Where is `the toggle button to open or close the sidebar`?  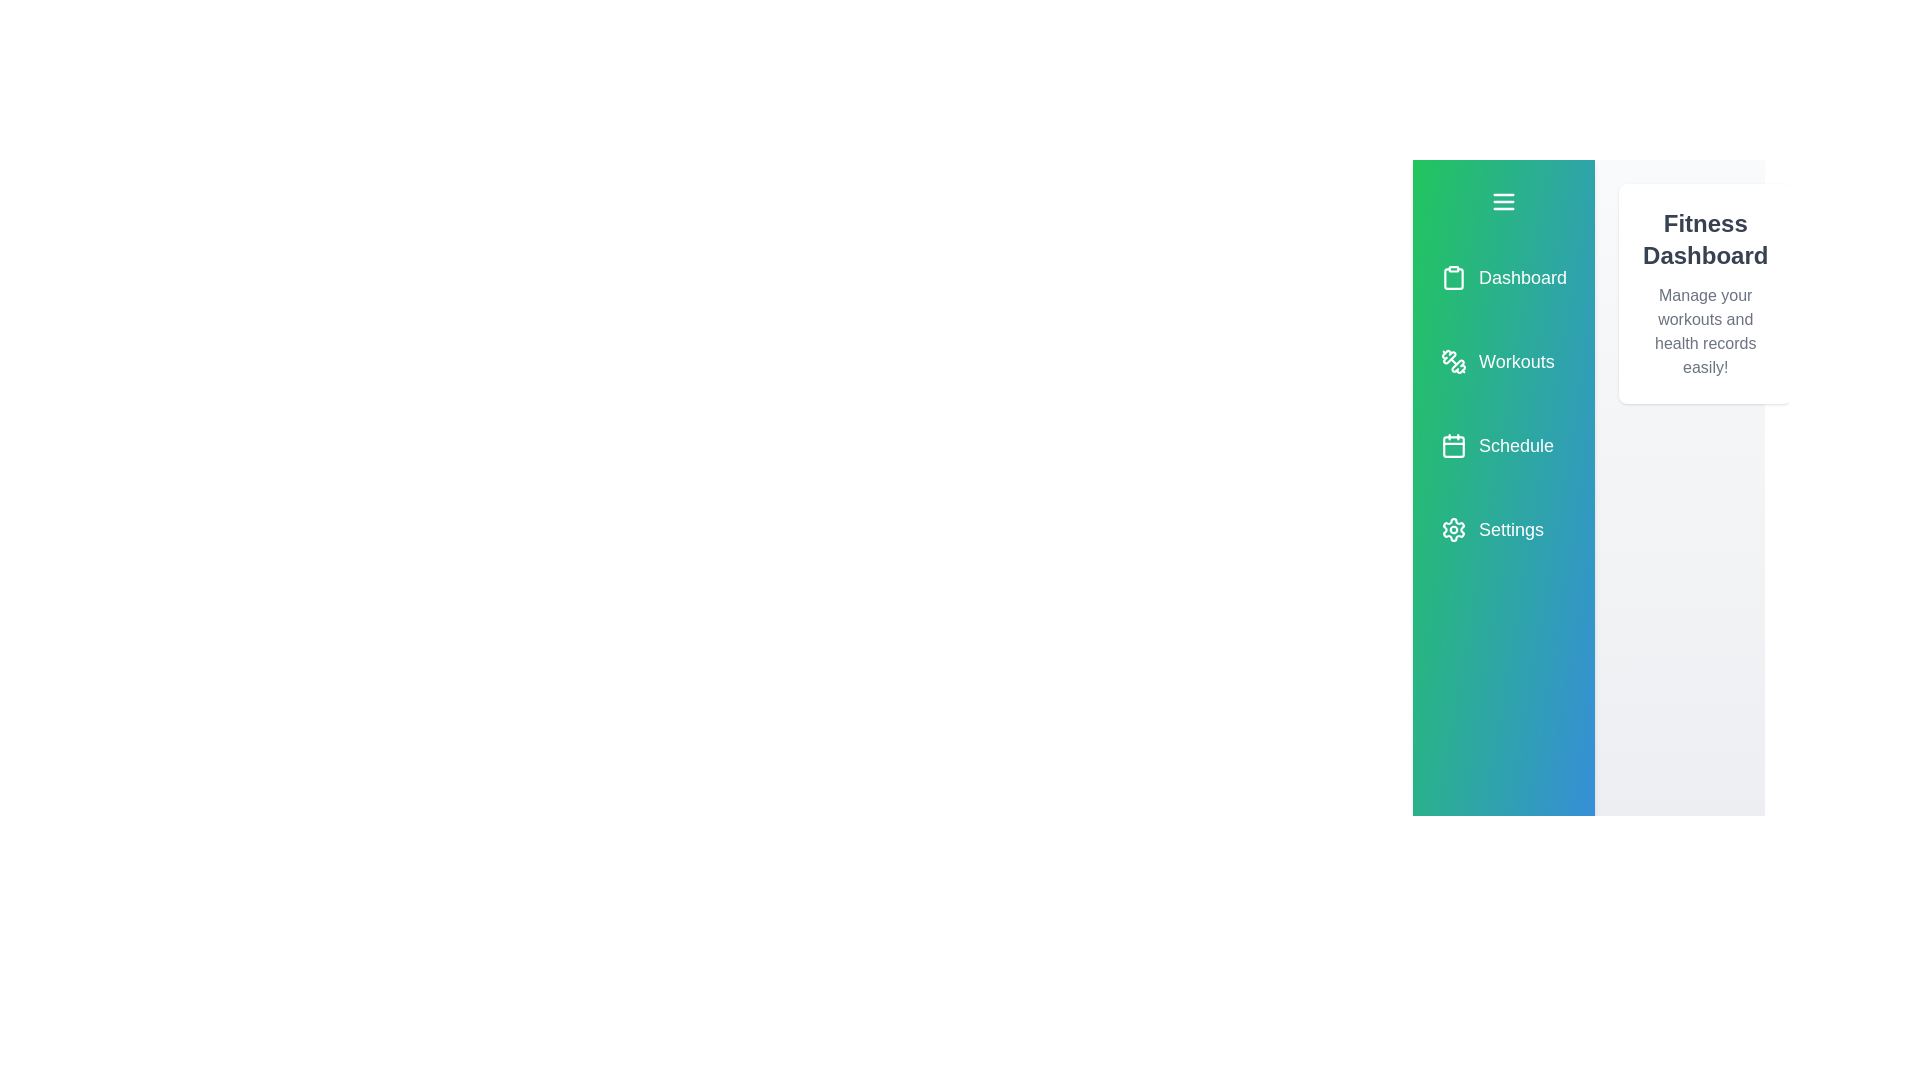 the toggle button to open or close the sidebar is located at coordinates (1503, 201).